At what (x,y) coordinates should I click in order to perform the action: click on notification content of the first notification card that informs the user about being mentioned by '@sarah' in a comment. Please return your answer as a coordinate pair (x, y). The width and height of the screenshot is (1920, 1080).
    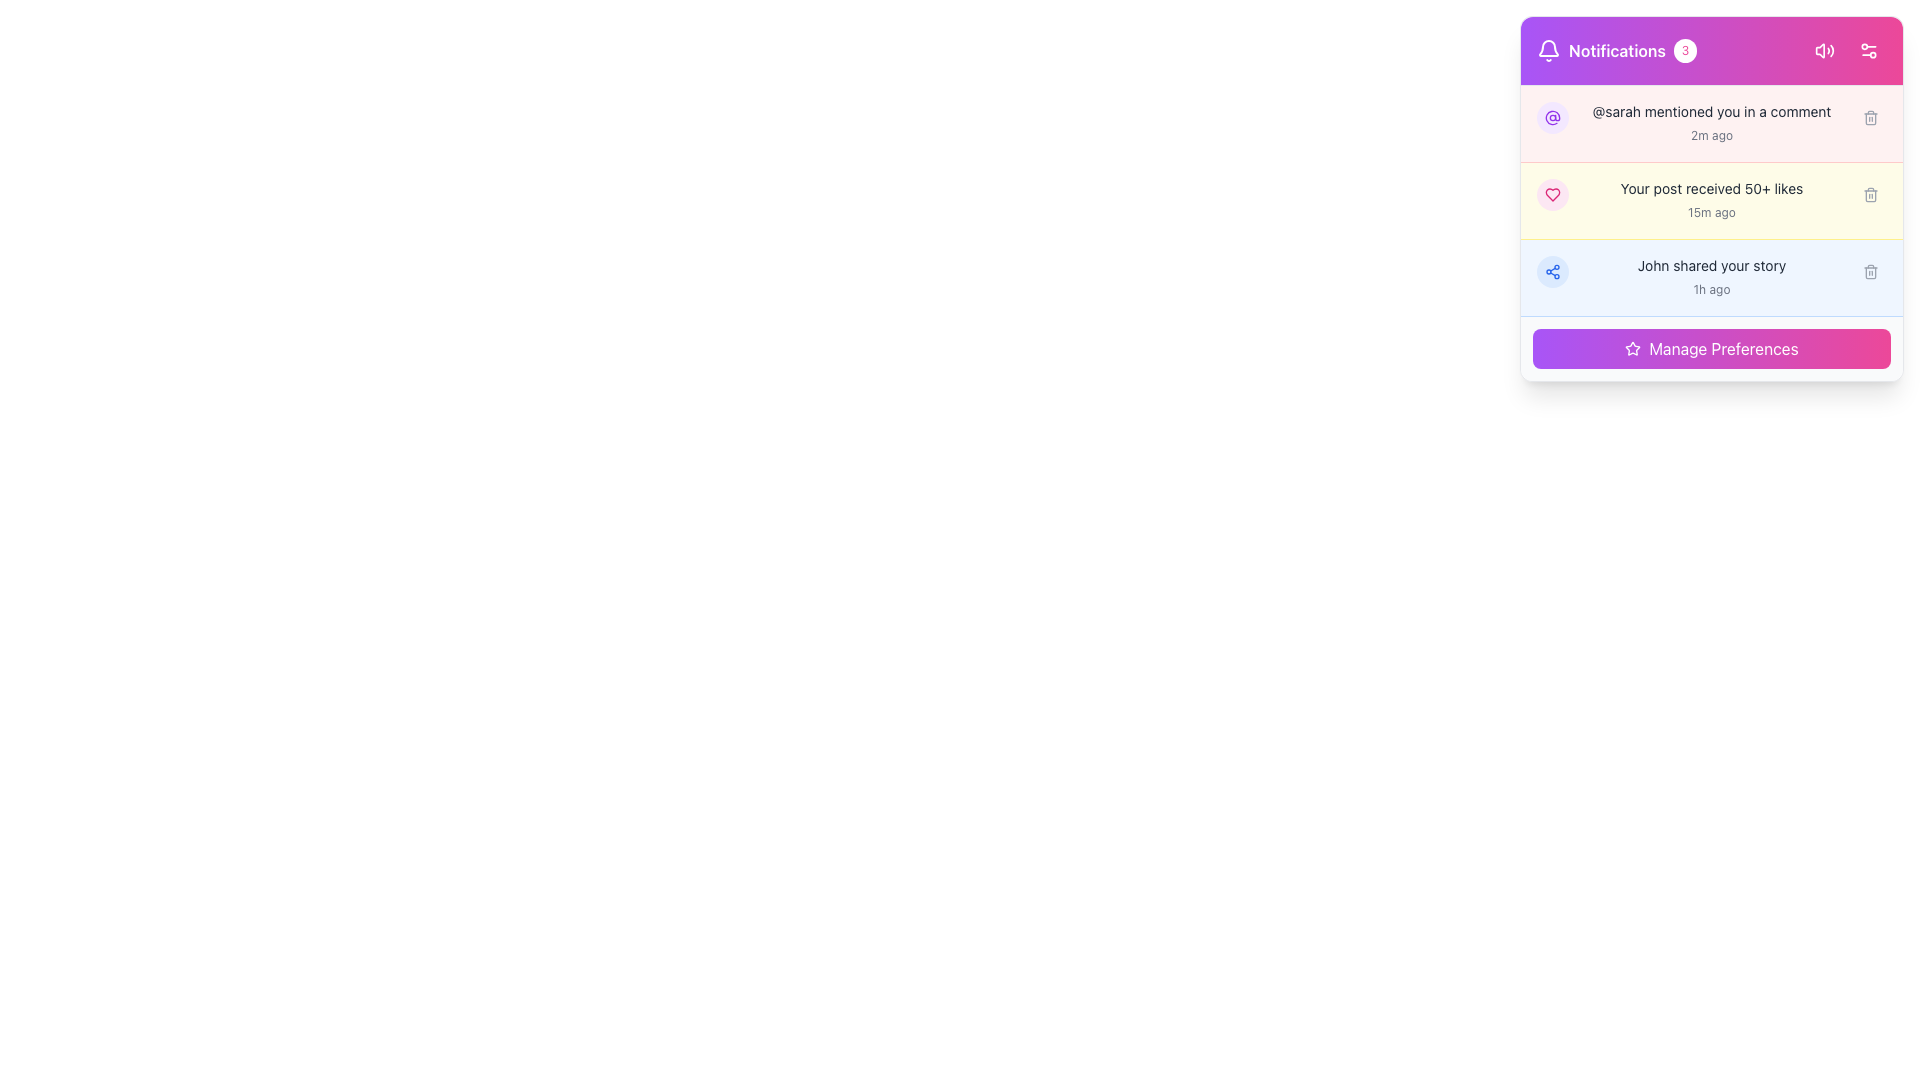
    Looking at the image, I should click on (1711, 124).